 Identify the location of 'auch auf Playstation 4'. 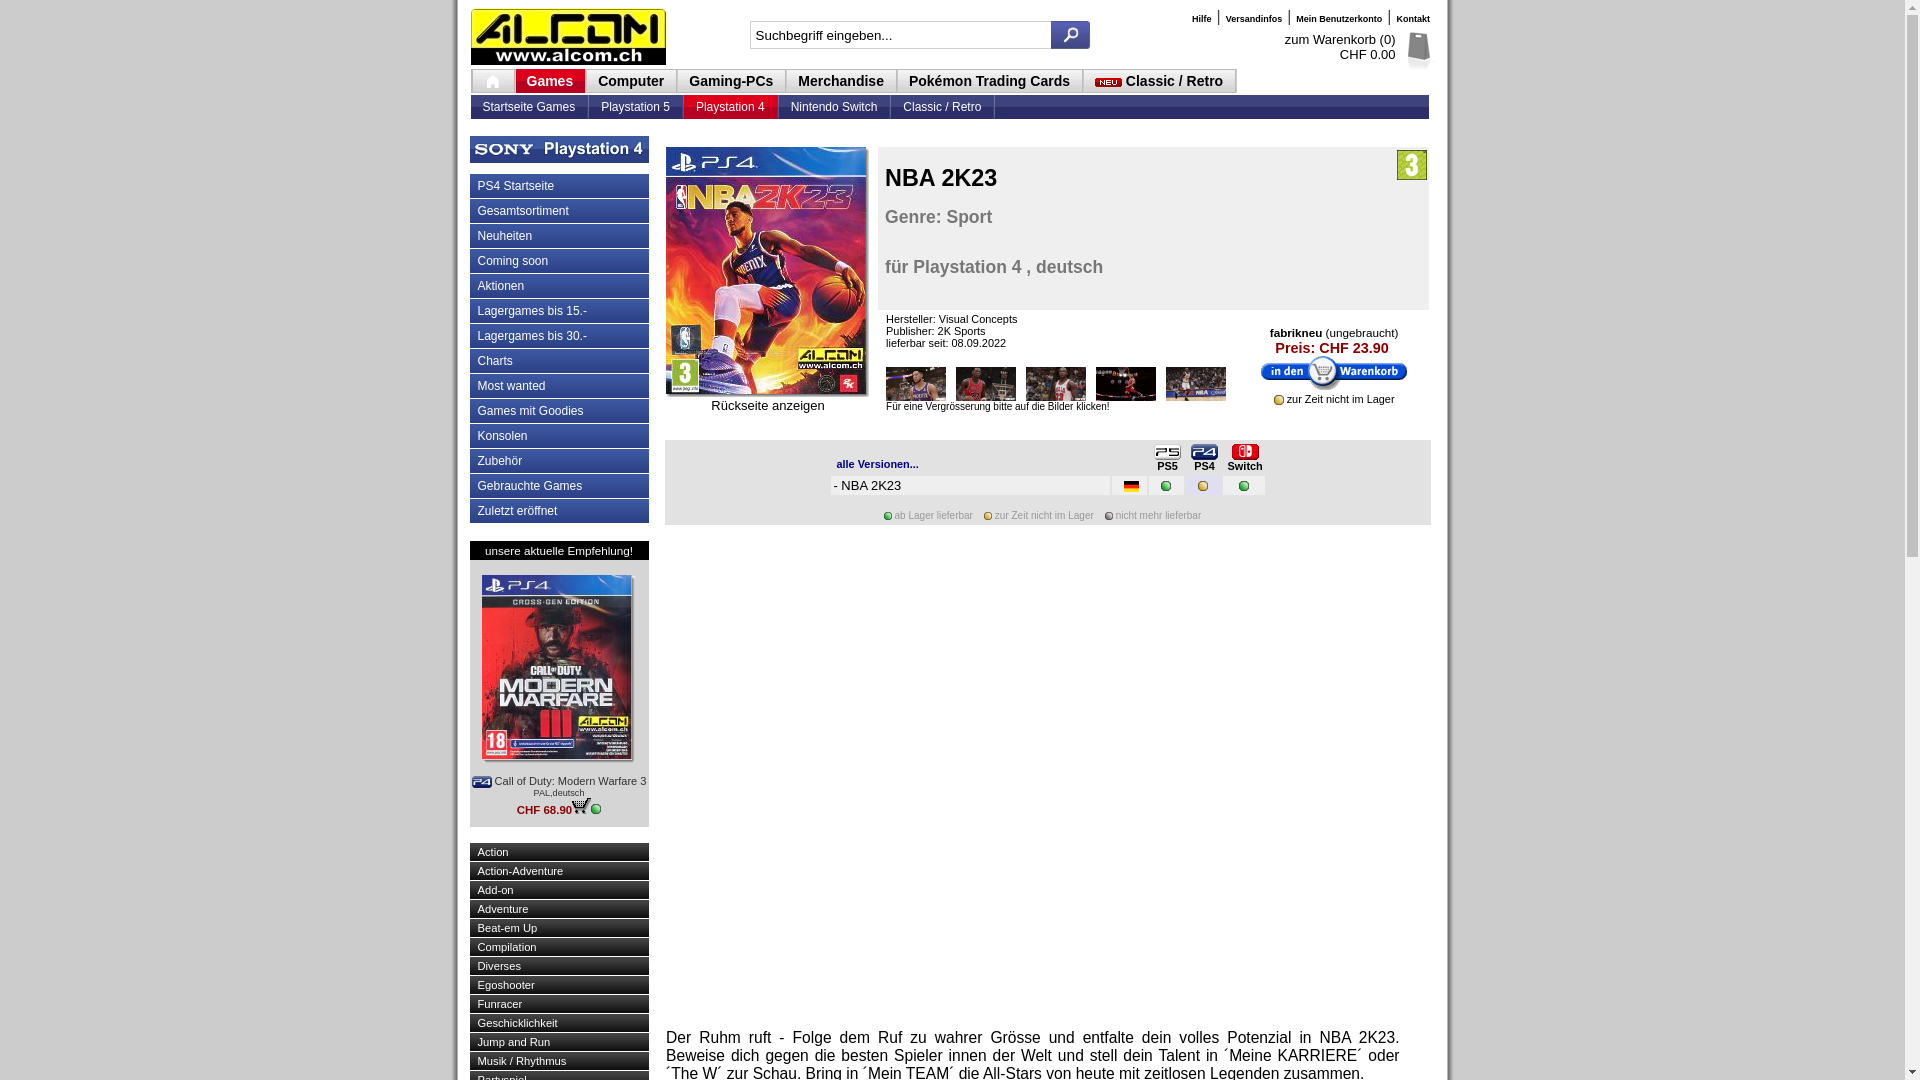
(1190, 451).